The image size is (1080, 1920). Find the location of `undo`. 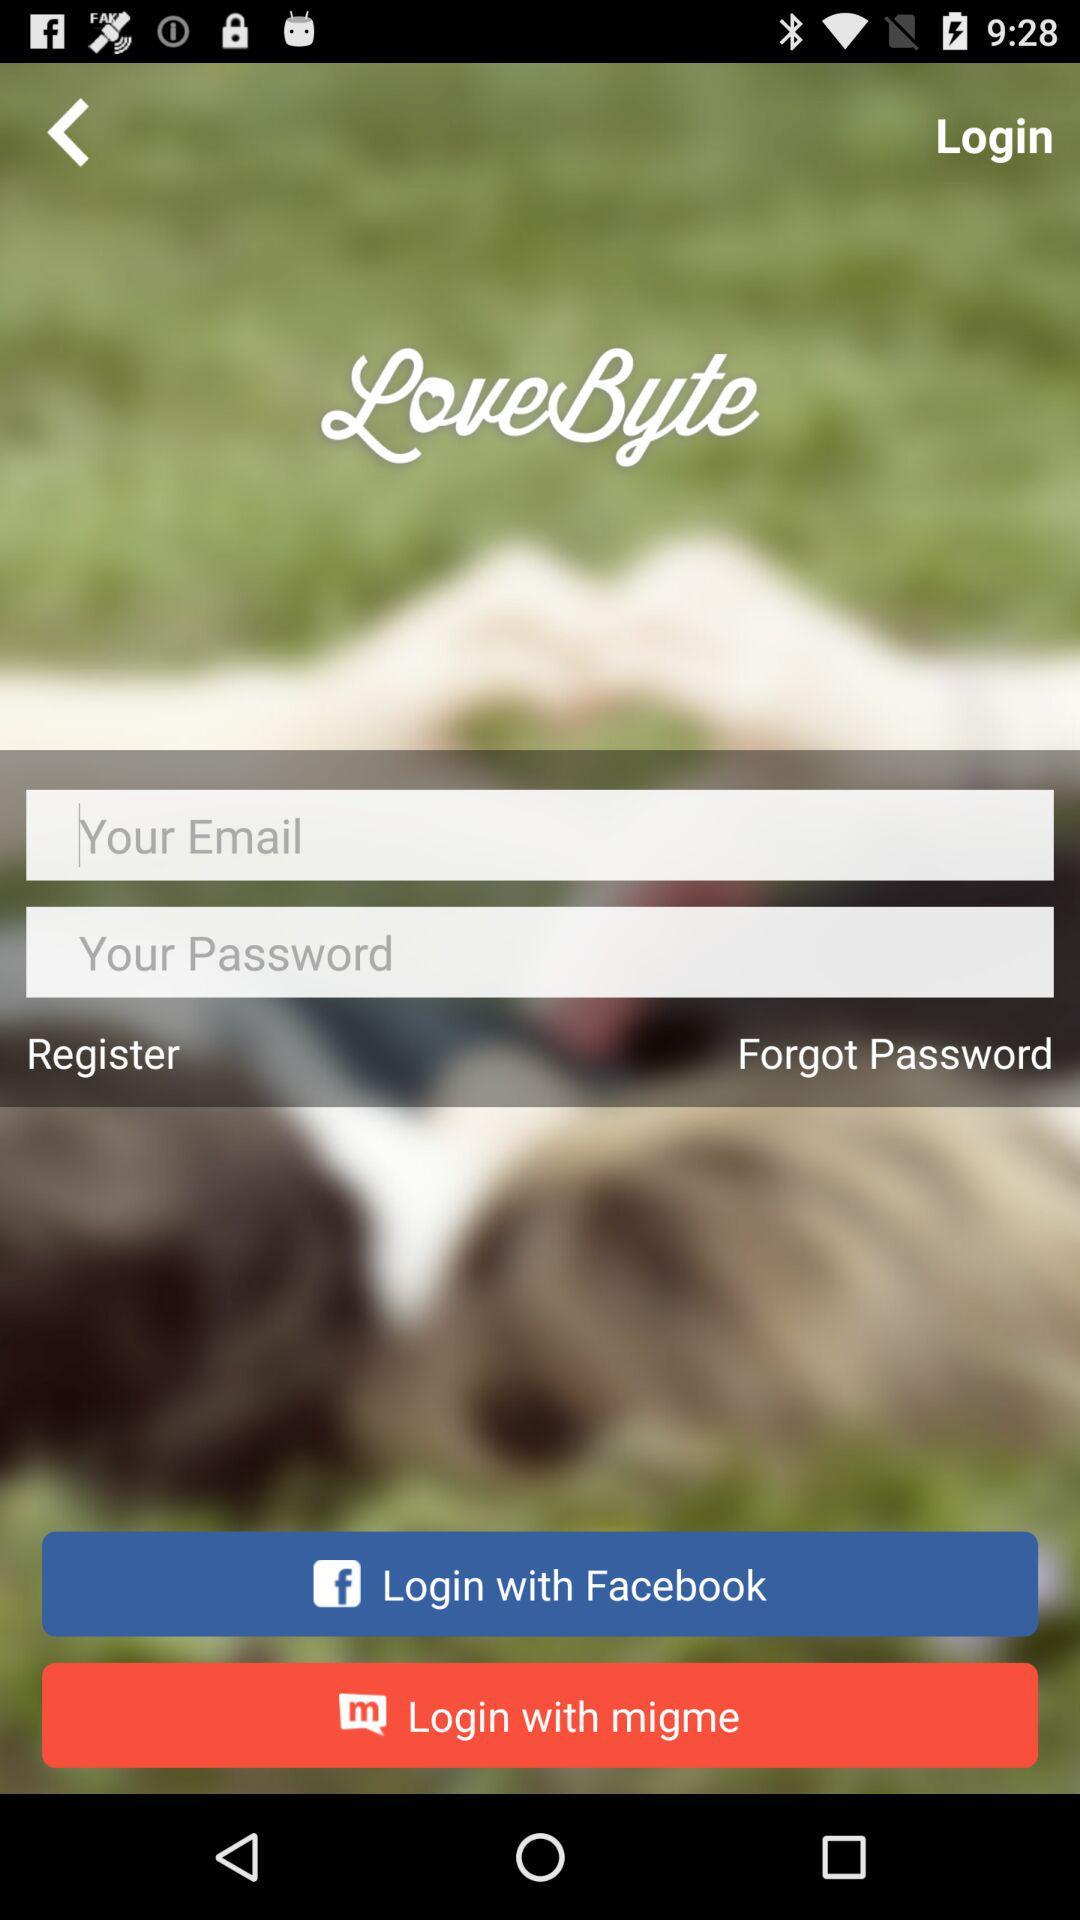

undo is located at coordinates (67, 130).